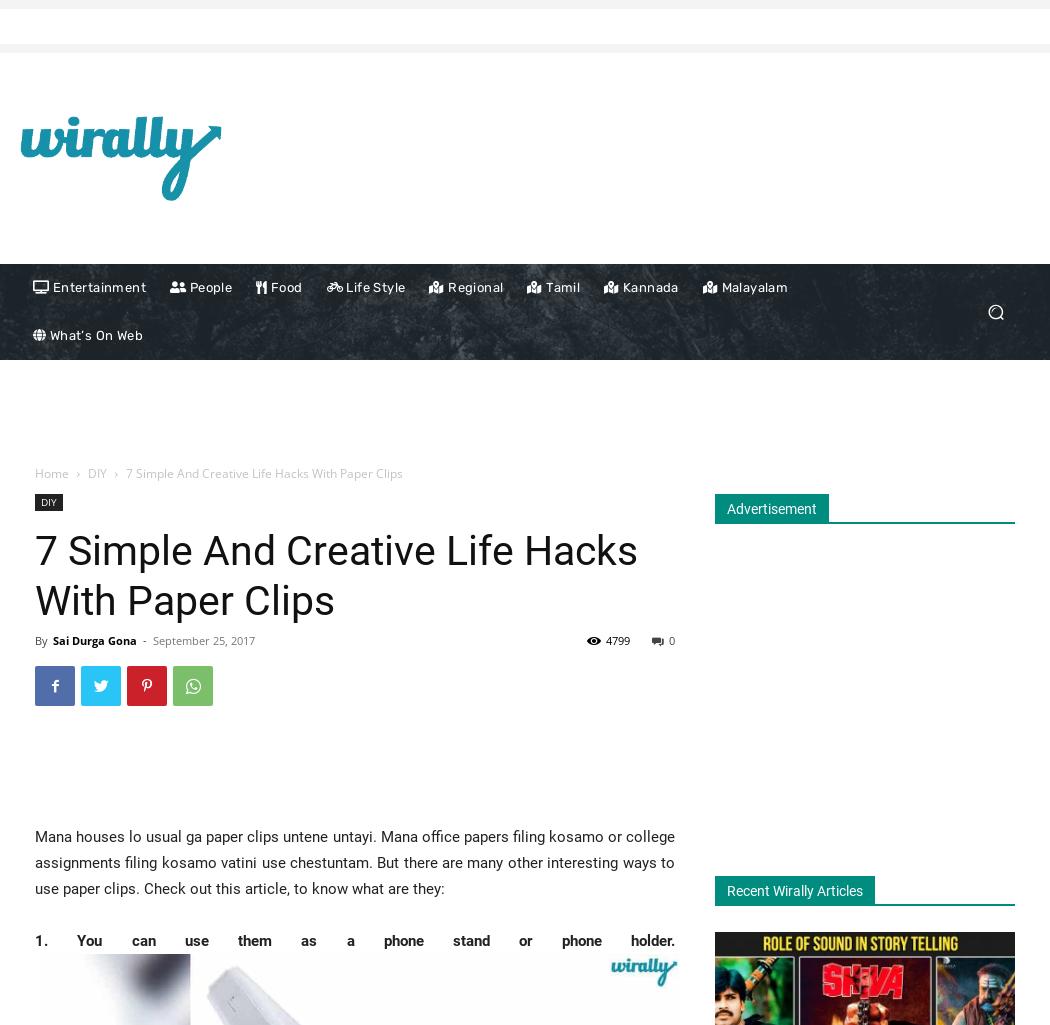  What do you see at coordinates (283, 287) in the screenshot?
I see `'Food'` at bounding box center [283, 287].